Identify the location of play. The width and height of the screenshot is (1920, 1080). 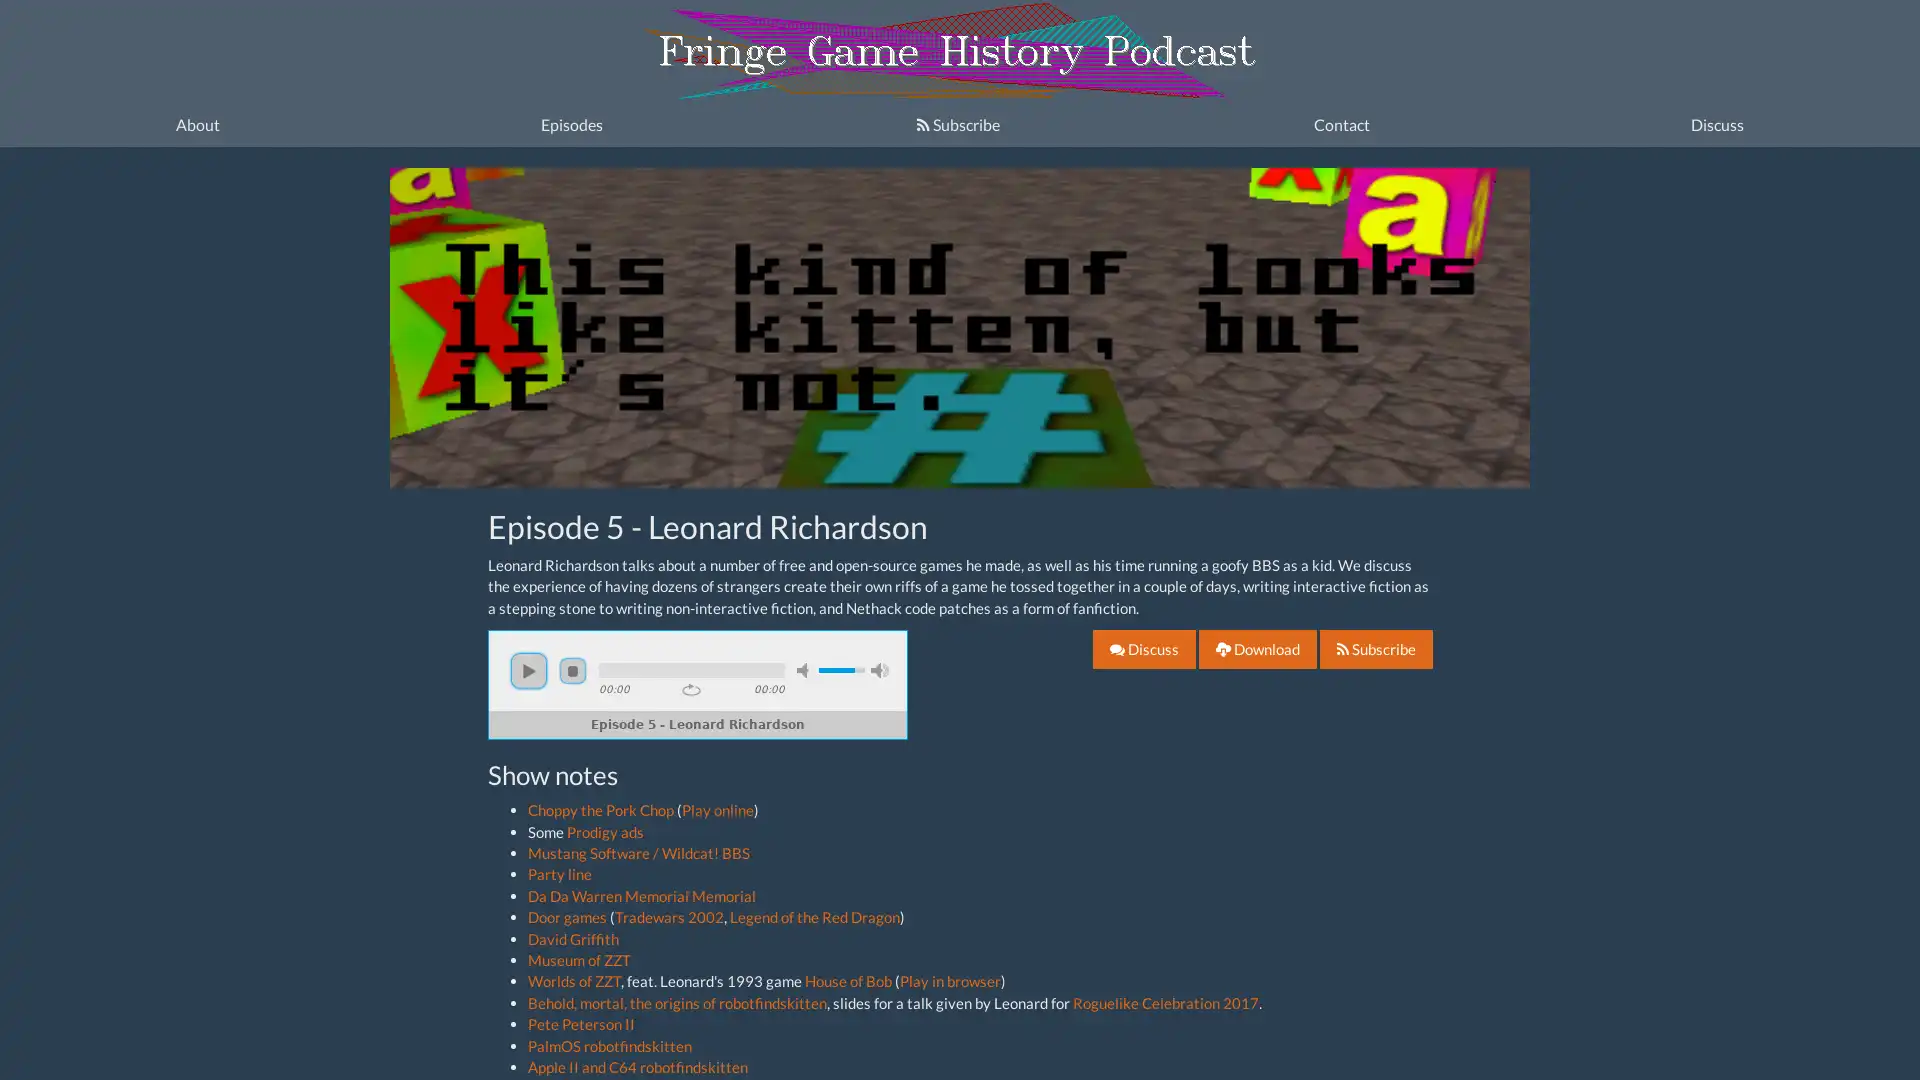
(528, 670).